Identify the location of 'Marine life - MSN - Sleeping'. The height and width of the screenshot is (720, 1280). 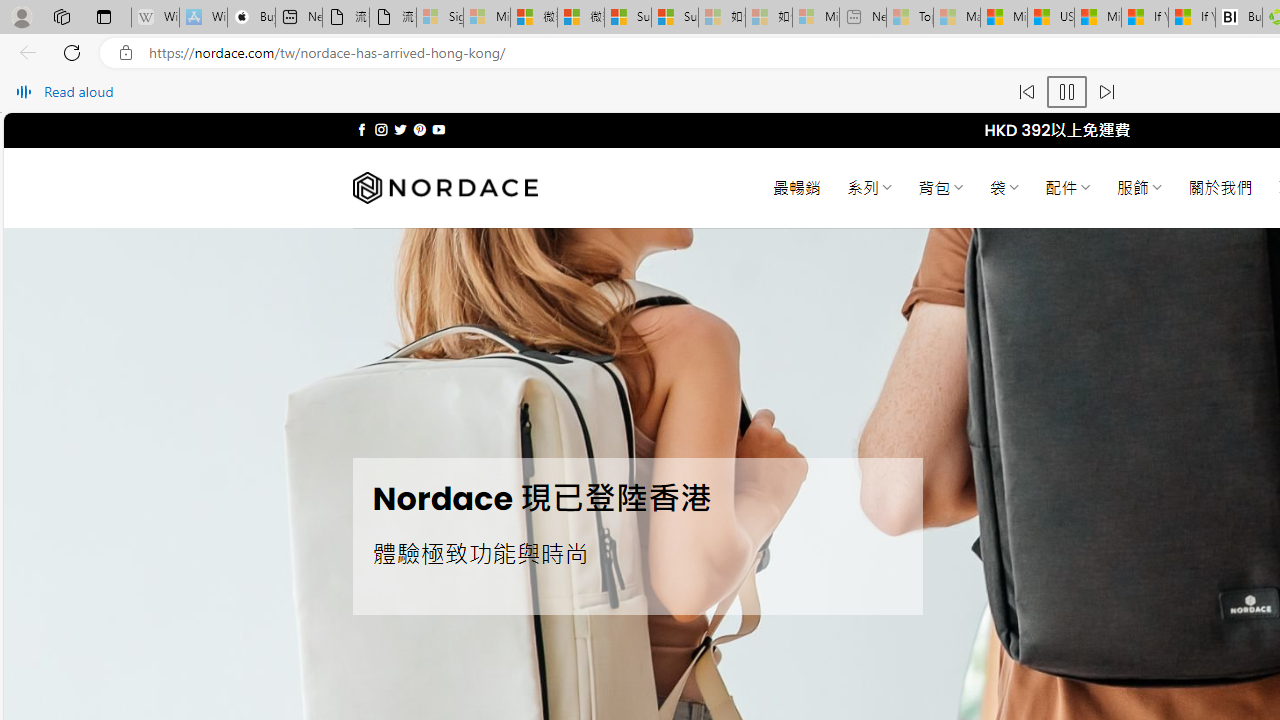
(956, 17).